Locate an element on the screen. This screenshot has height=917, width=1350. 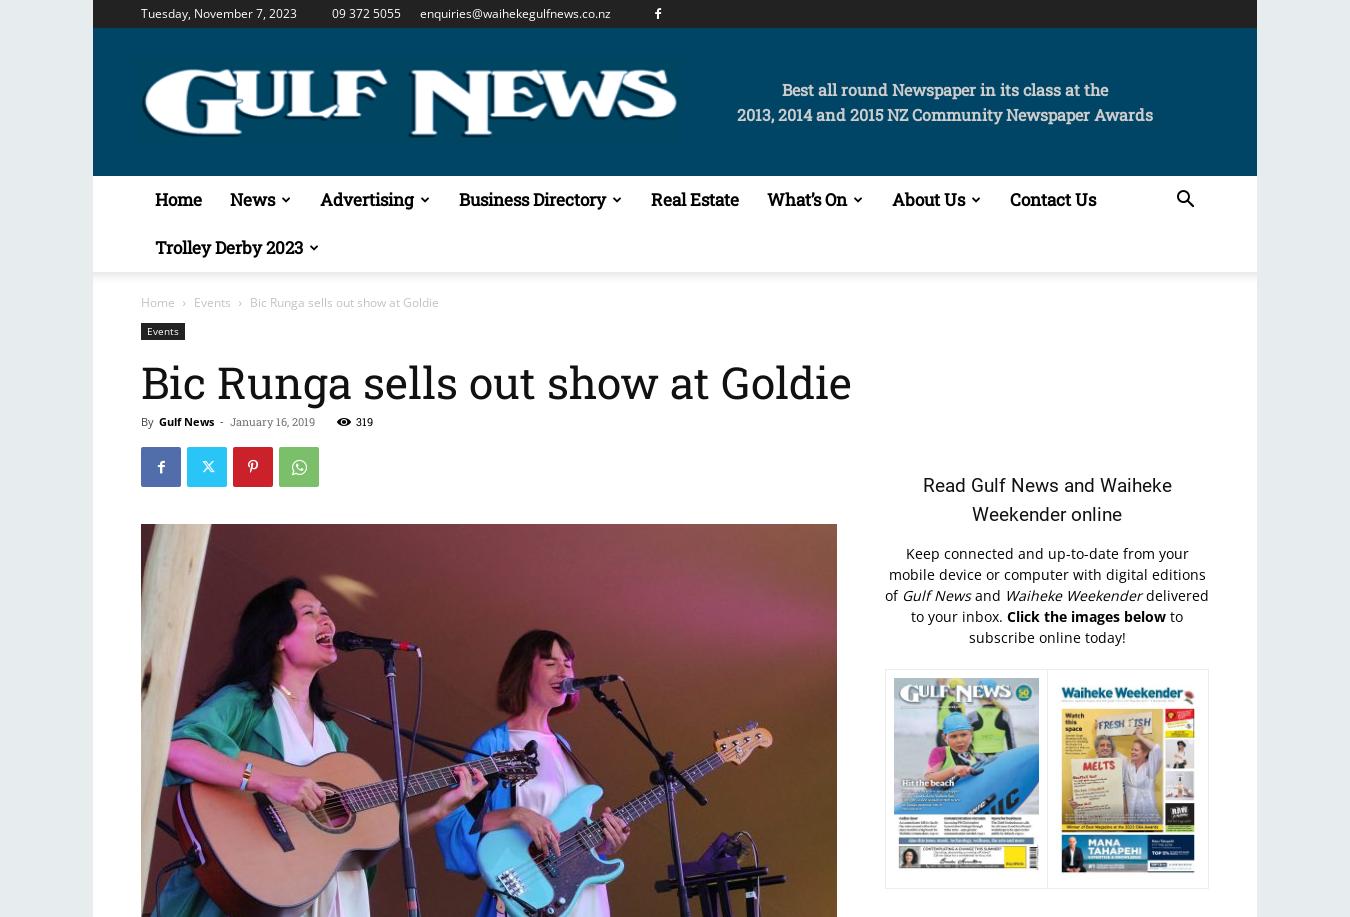
'Home' is located at coordinates (157, 302).